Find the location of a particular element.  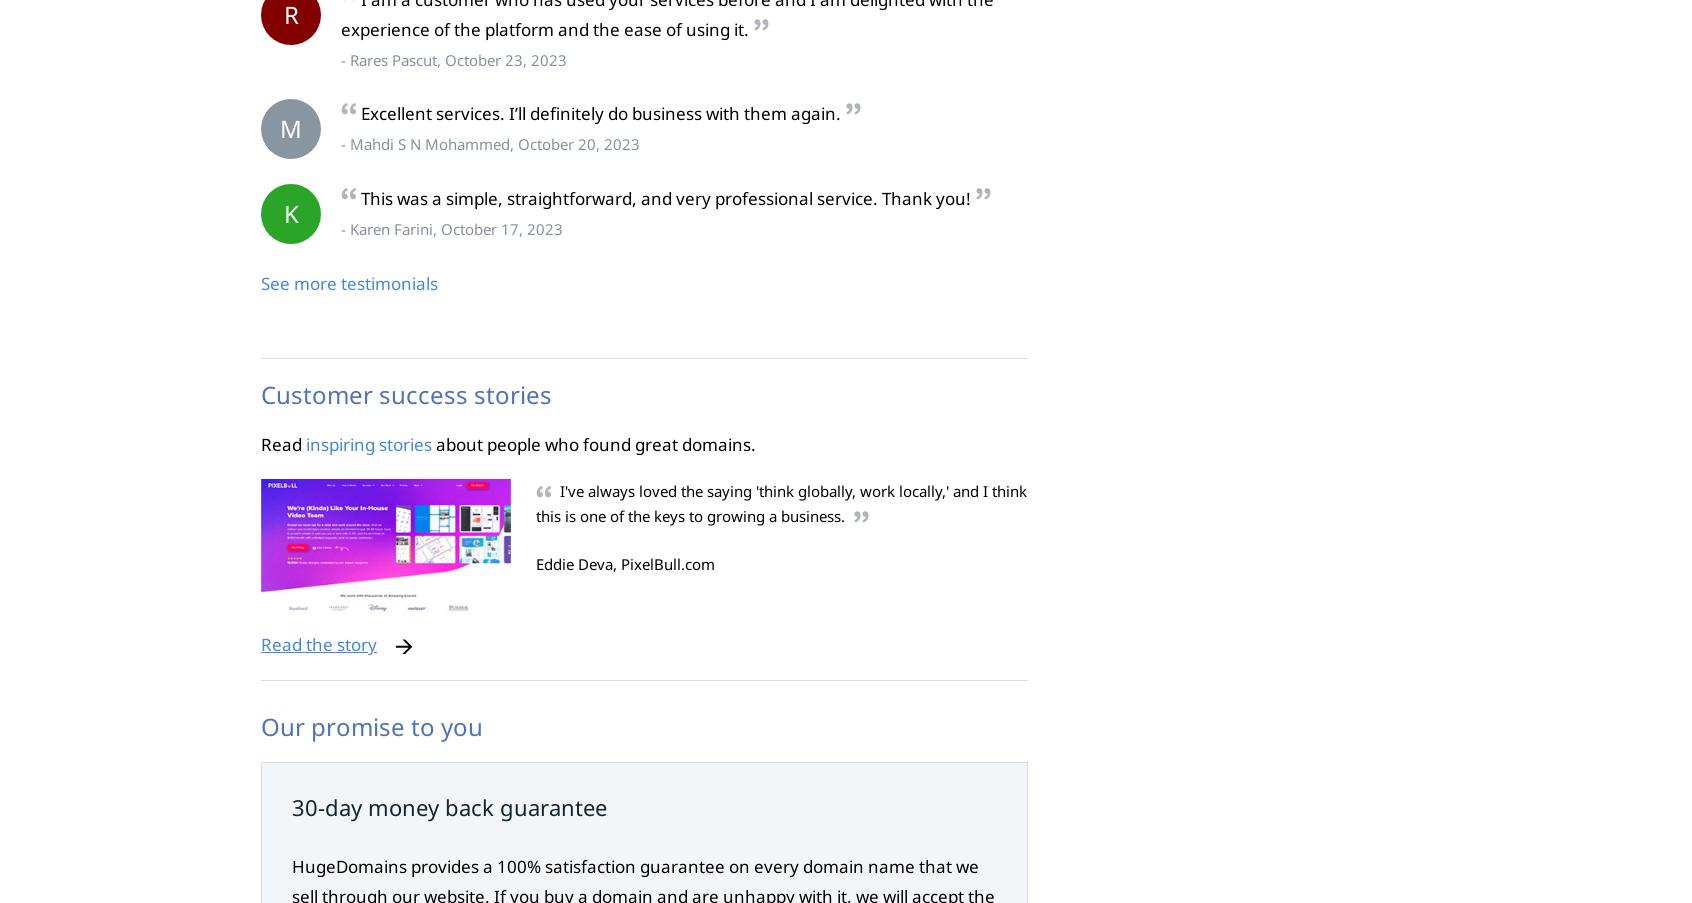

'K' is located at coordinates (289, 213).